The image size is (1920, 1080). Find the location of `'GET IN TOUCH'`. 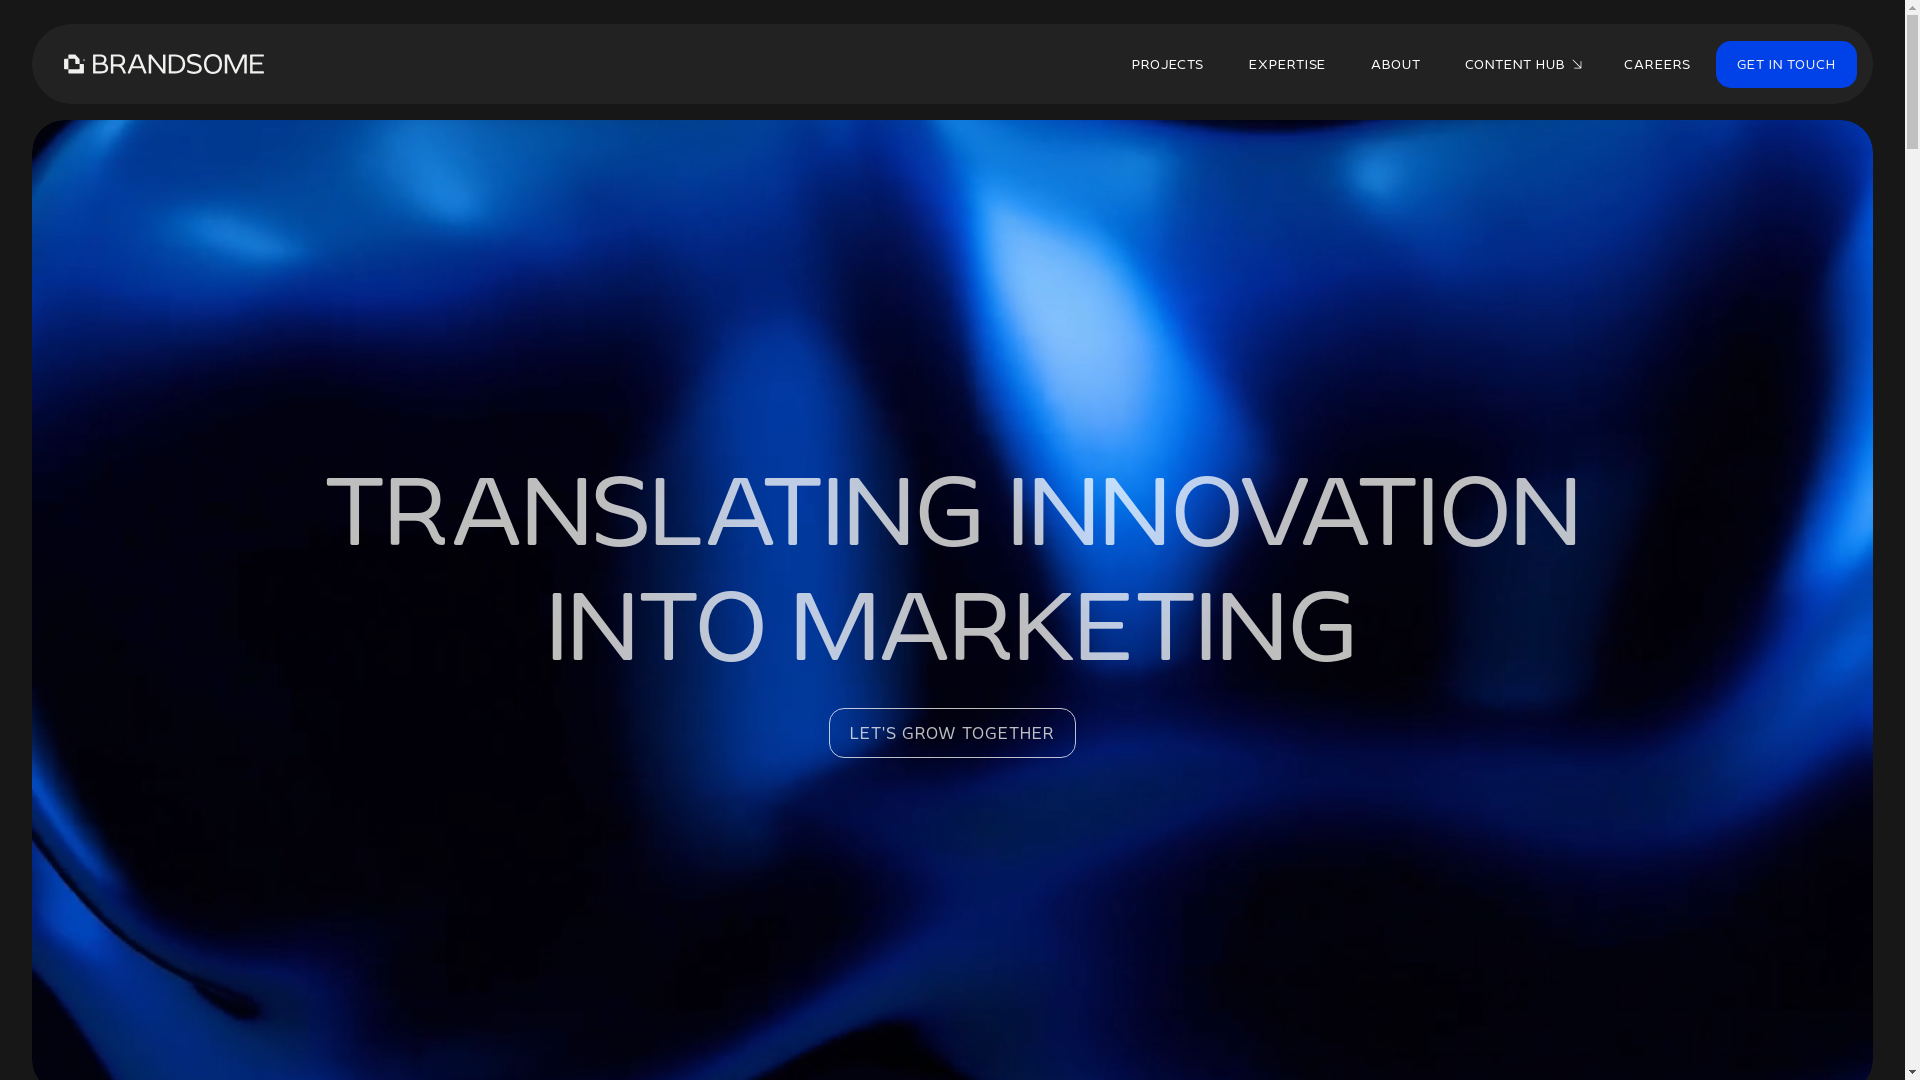

'GET IN TOUCH' is located at coordinates (1786, 62).